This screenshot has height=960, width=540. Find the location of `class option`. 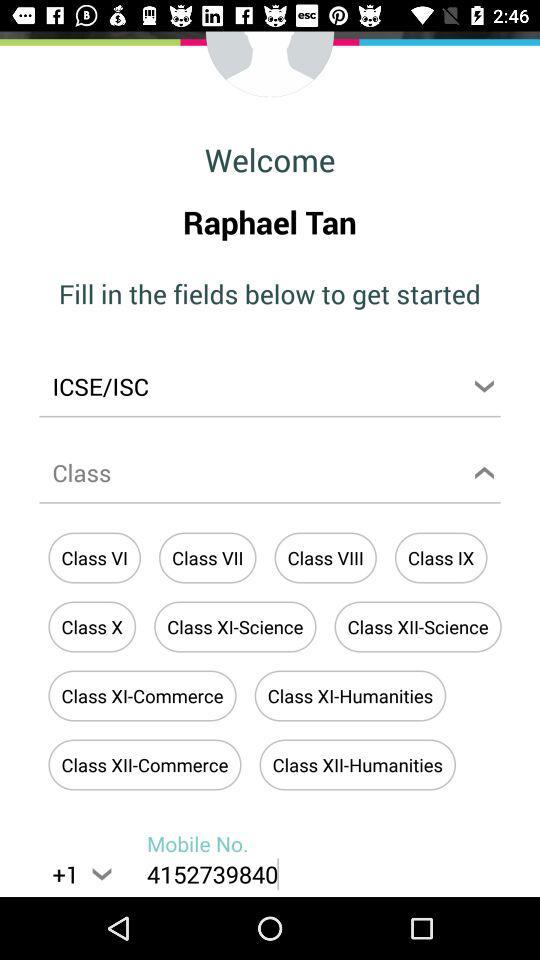

class option is located at coordinates (270, 476).